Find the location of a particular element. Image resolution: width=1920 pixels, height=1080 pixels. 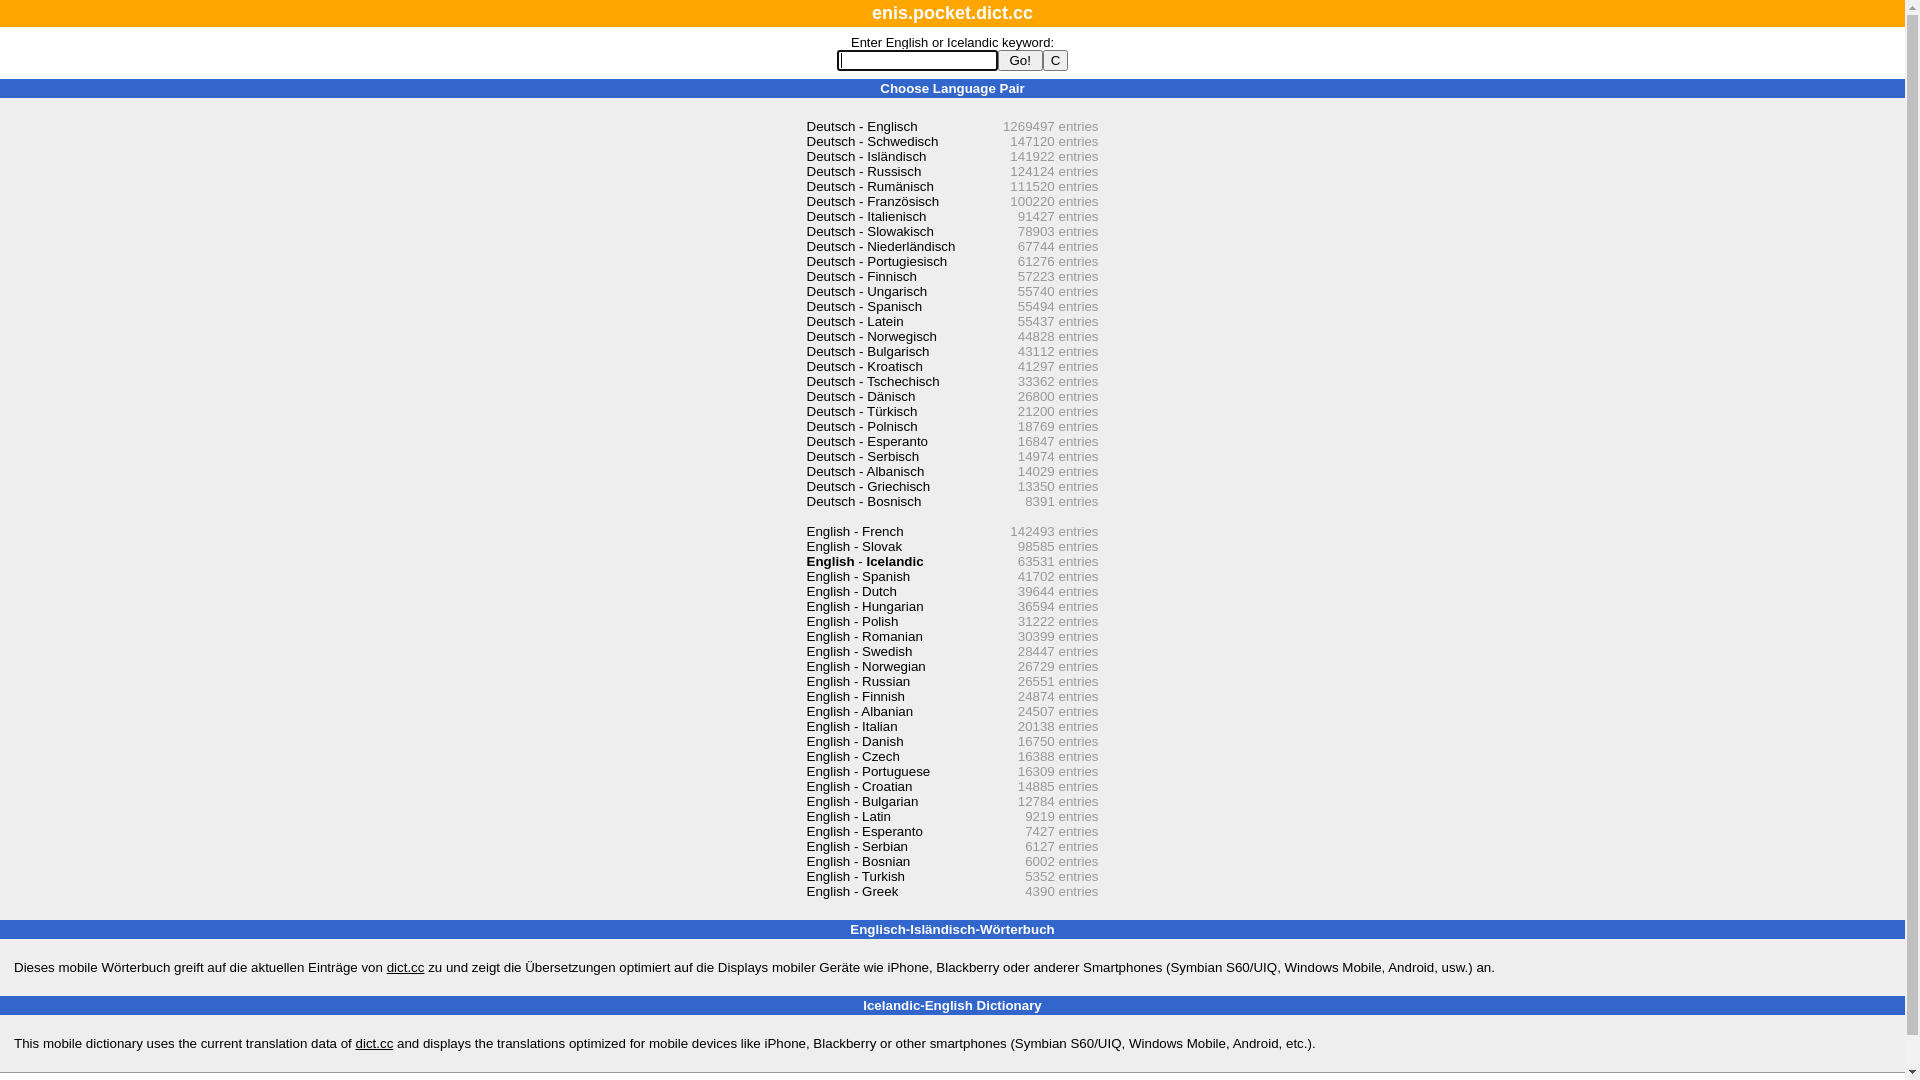

'English - Russian' is located at coordinates (858, 680).